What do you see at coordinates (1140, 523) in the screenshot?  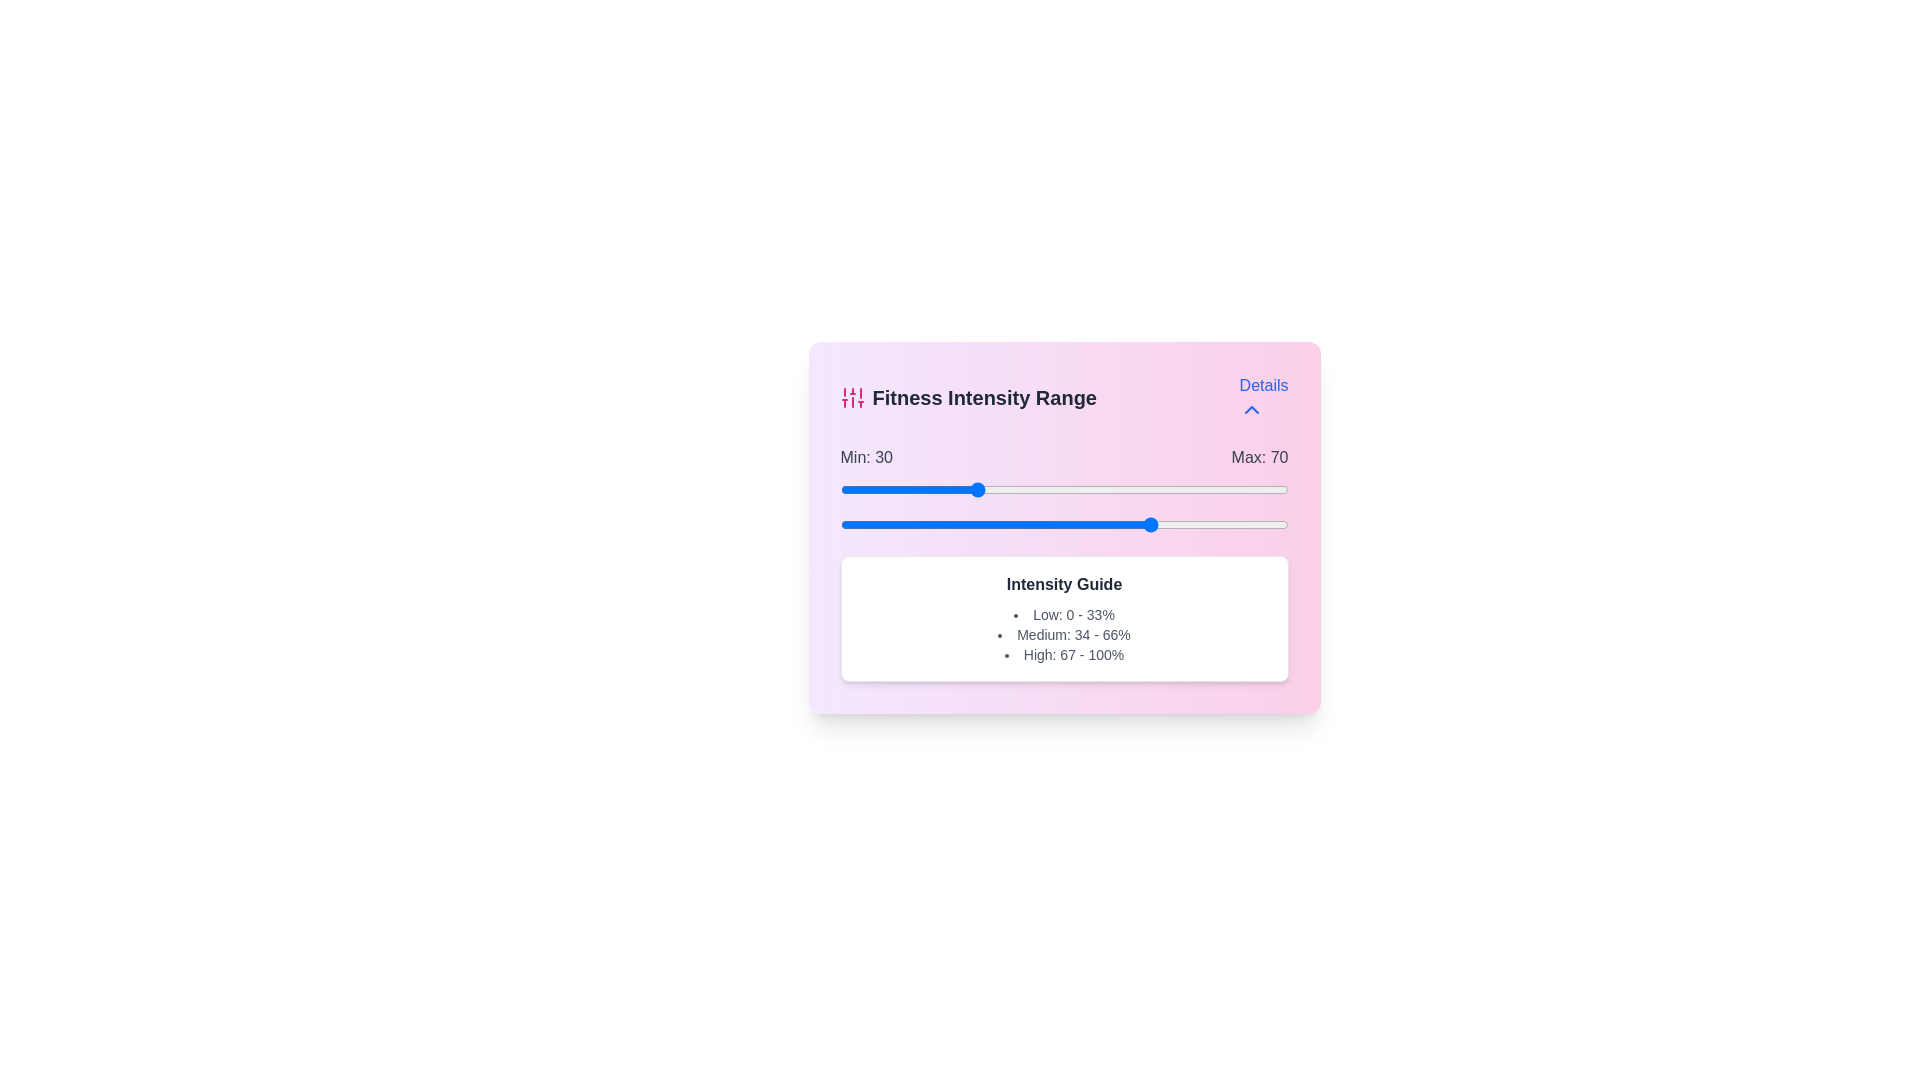 I see `the maximum intensity range slider to 67 percent` at bounding box center [1140, 523].